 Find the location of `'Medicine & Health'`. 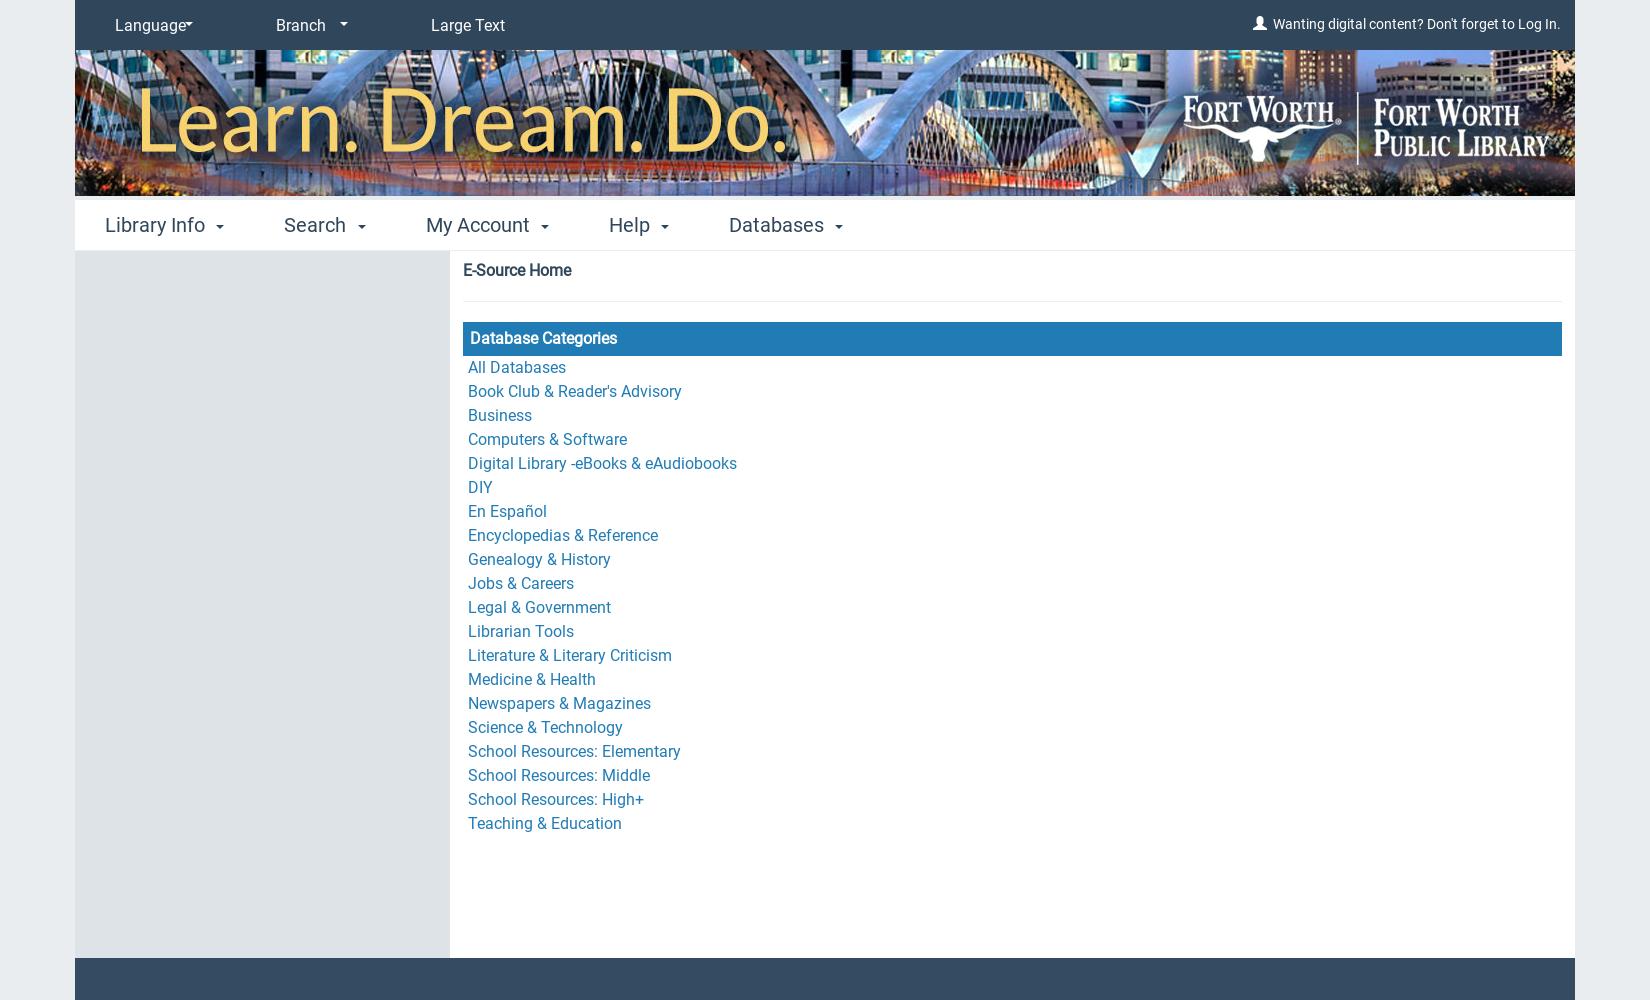

'Medicine & Health' is located at coordinates (530, 679).